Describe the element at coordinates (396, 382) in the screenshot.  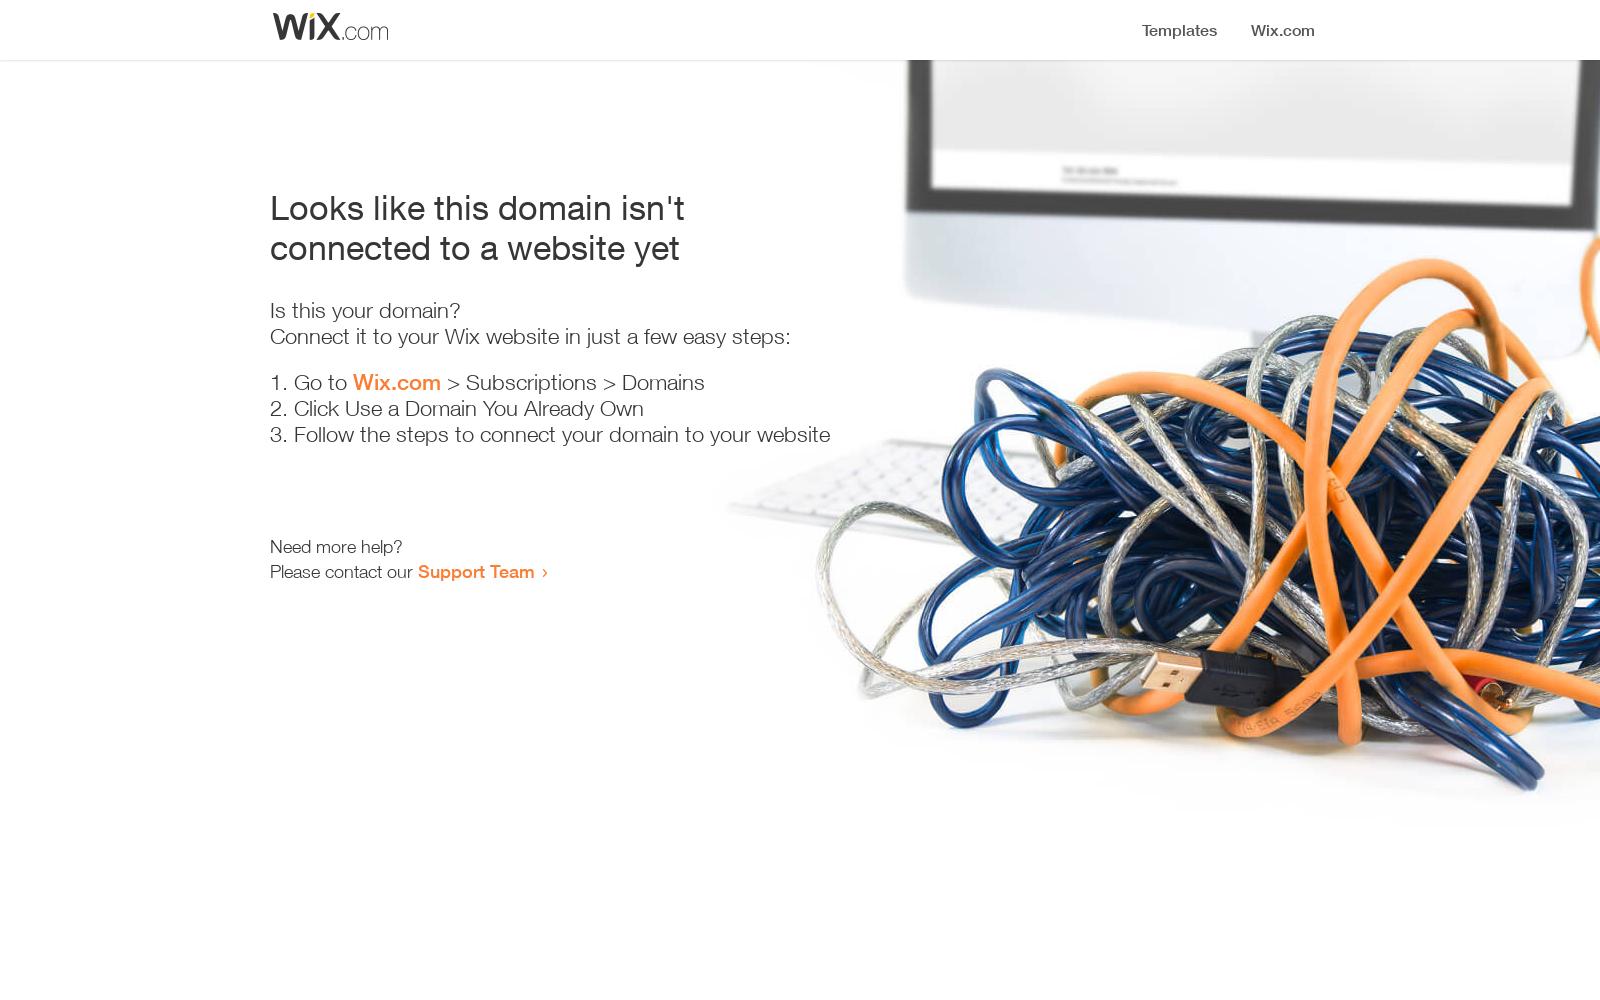
I see `'Wix.com'` at that location.